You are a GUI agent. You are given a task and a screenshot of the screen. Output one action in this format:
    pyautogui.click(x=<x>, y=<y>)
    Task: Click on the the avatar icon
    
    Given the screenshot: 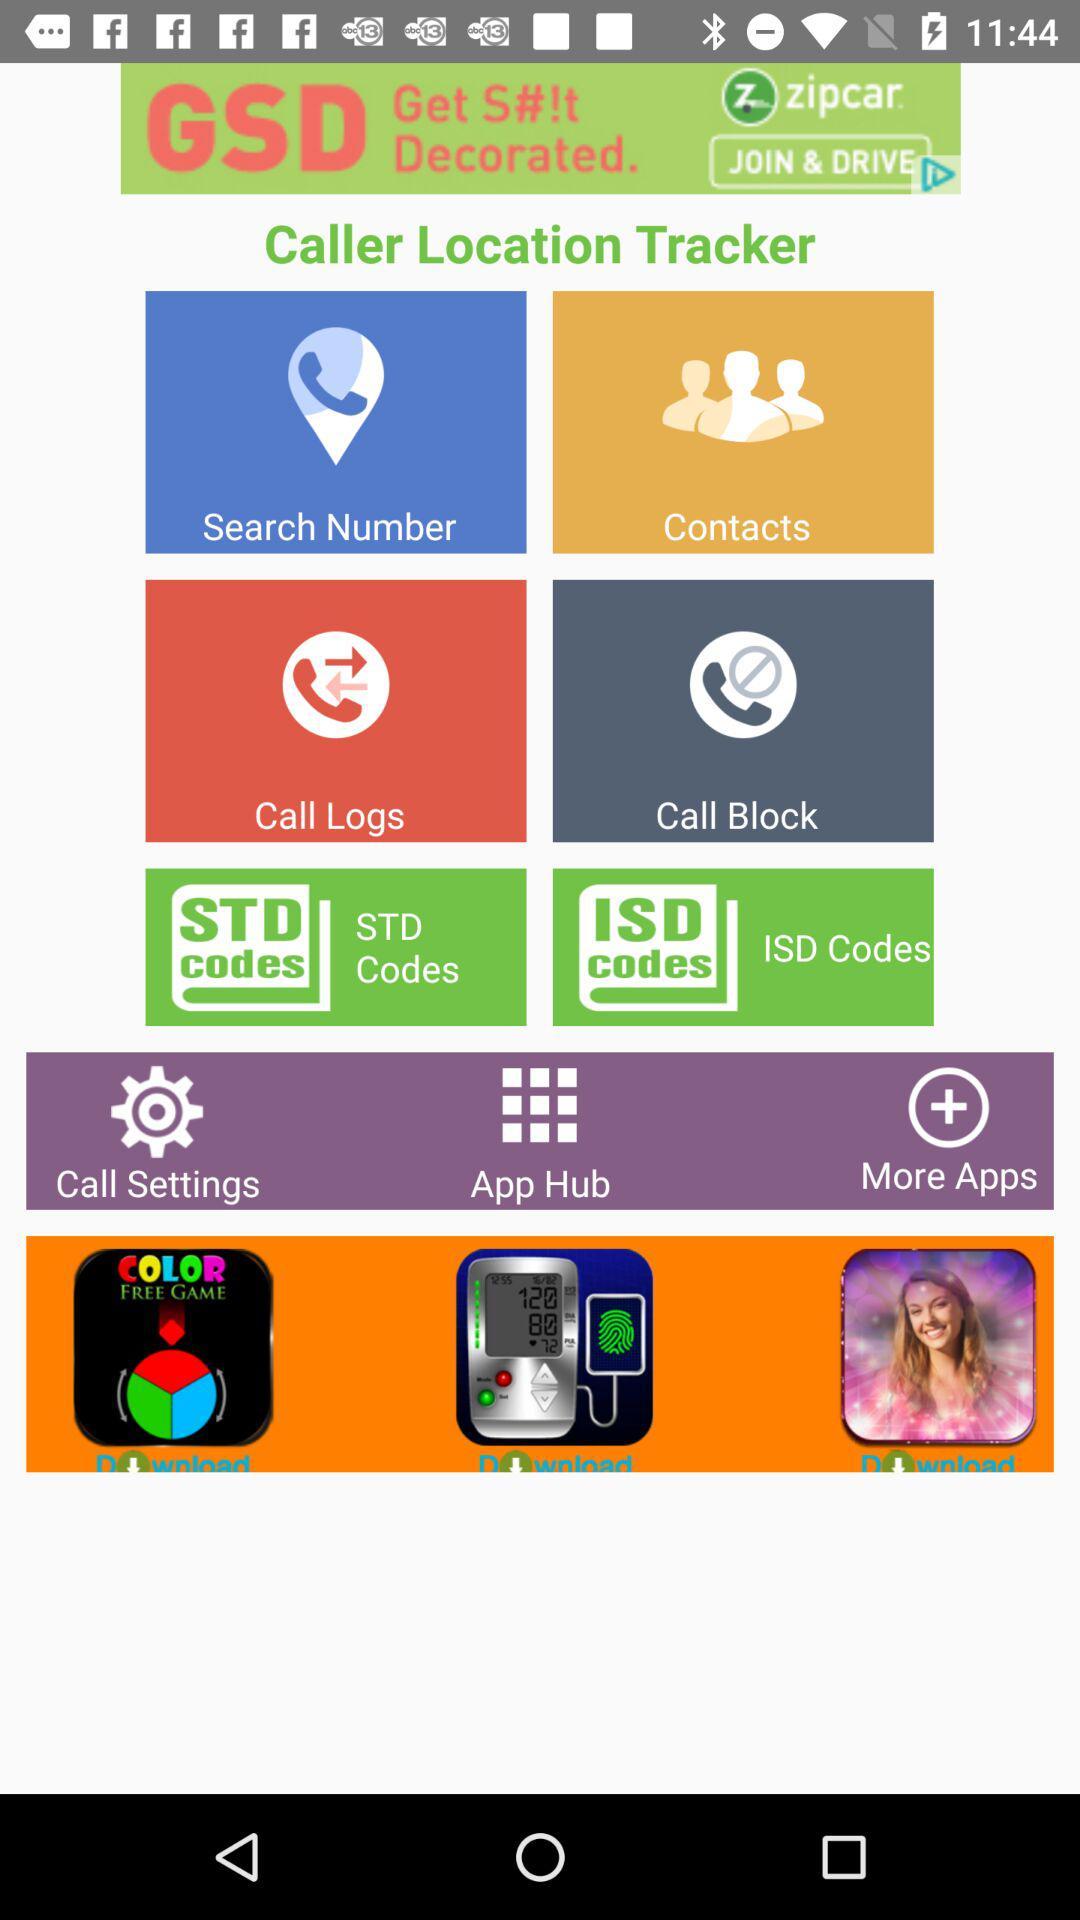 What is the action you would take?
    pyautogui.click(x=540, y=1354)
    